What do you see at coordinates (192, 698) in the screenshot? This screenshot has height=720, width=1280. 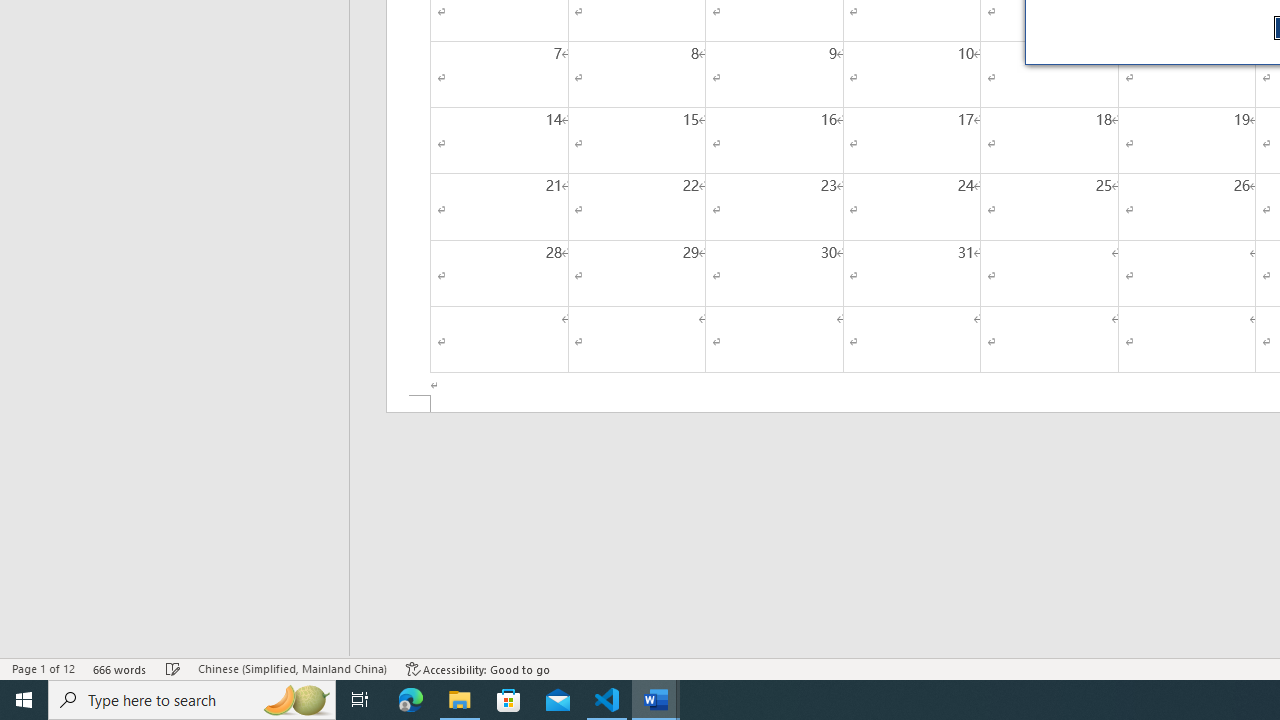 I see `'Type here to search'` at bounding box center [192, 698].